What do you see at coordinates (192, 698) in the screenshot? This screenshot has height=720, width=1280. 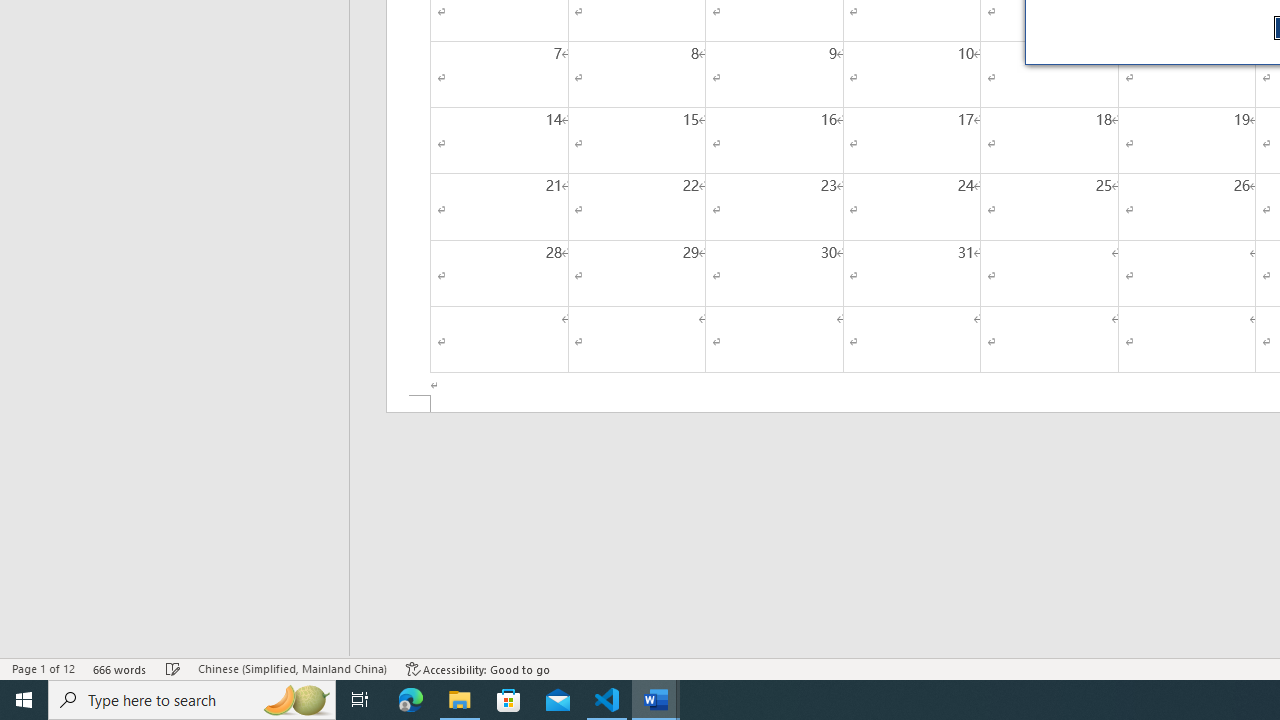 I see `'Type here to search'` at bounding box center [192, 698].